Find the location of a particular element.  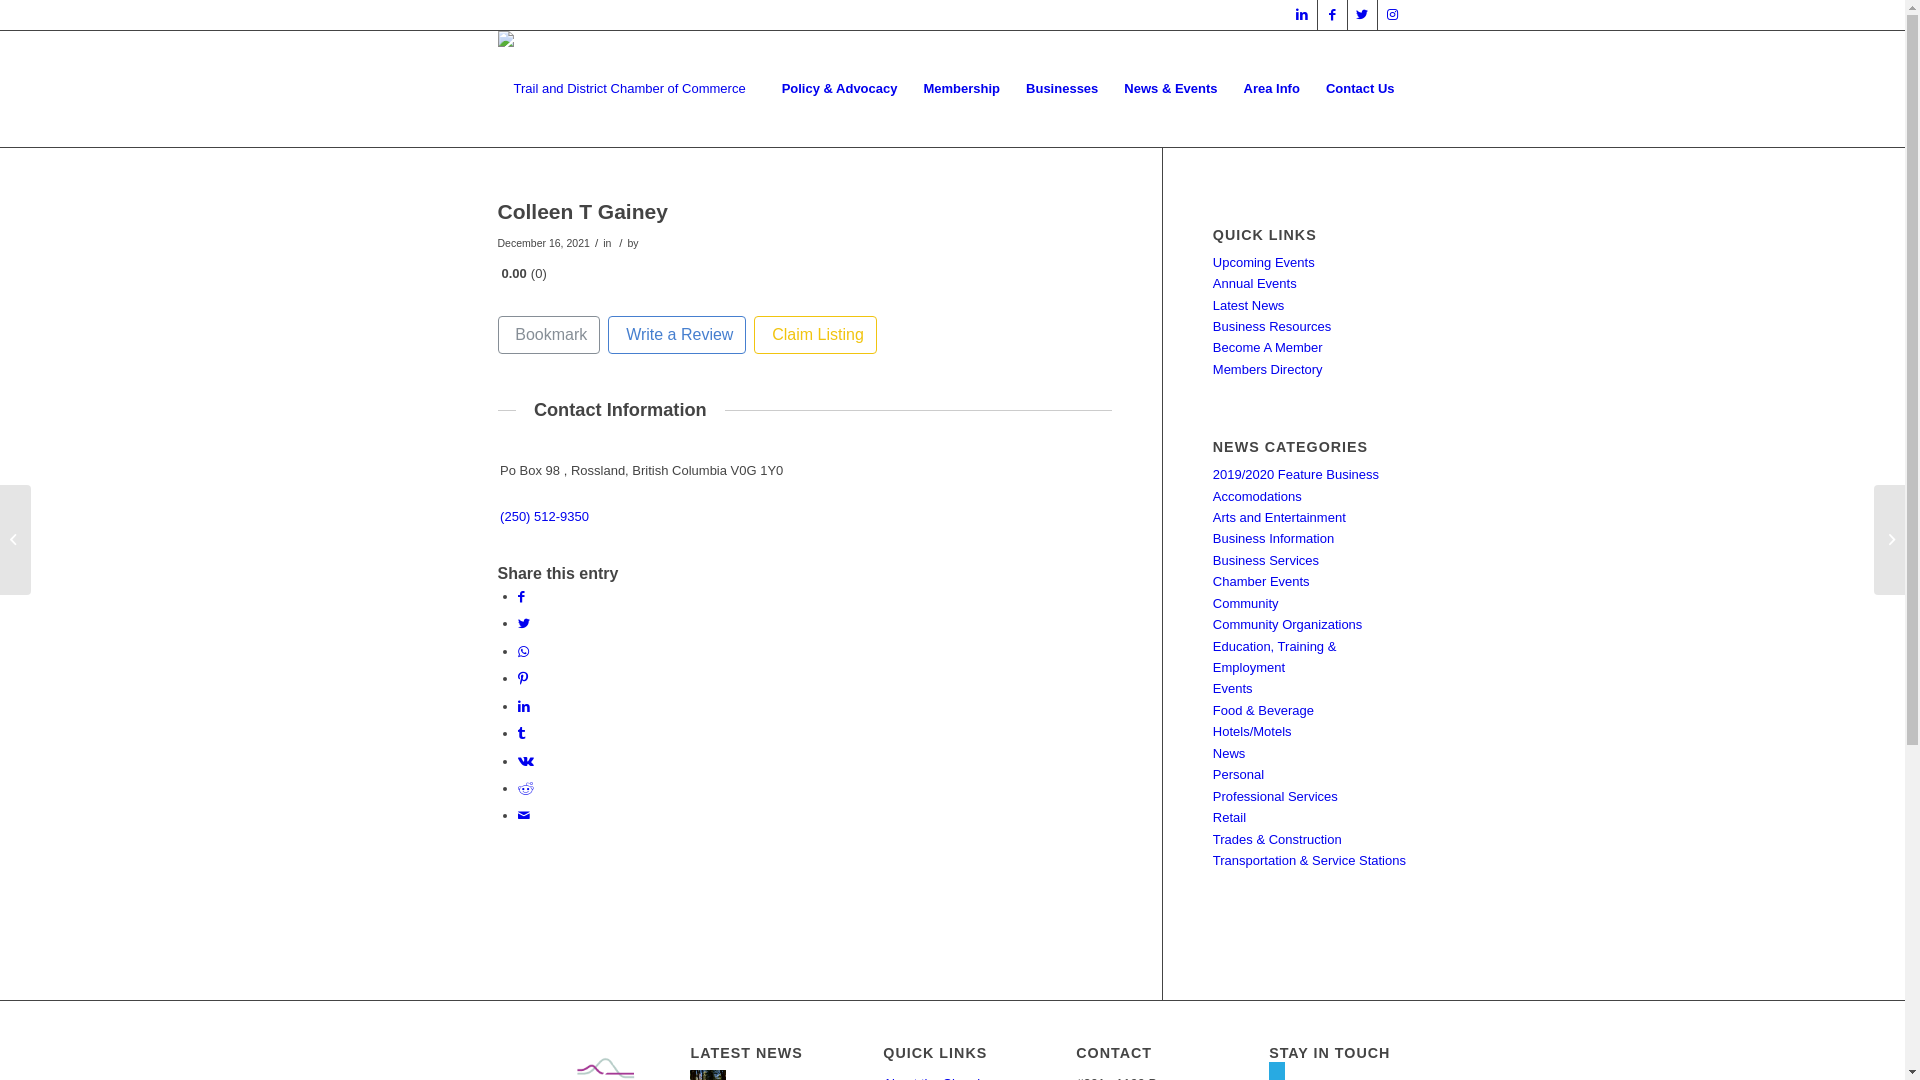

'Events' is located at coordinates (1212, 687).